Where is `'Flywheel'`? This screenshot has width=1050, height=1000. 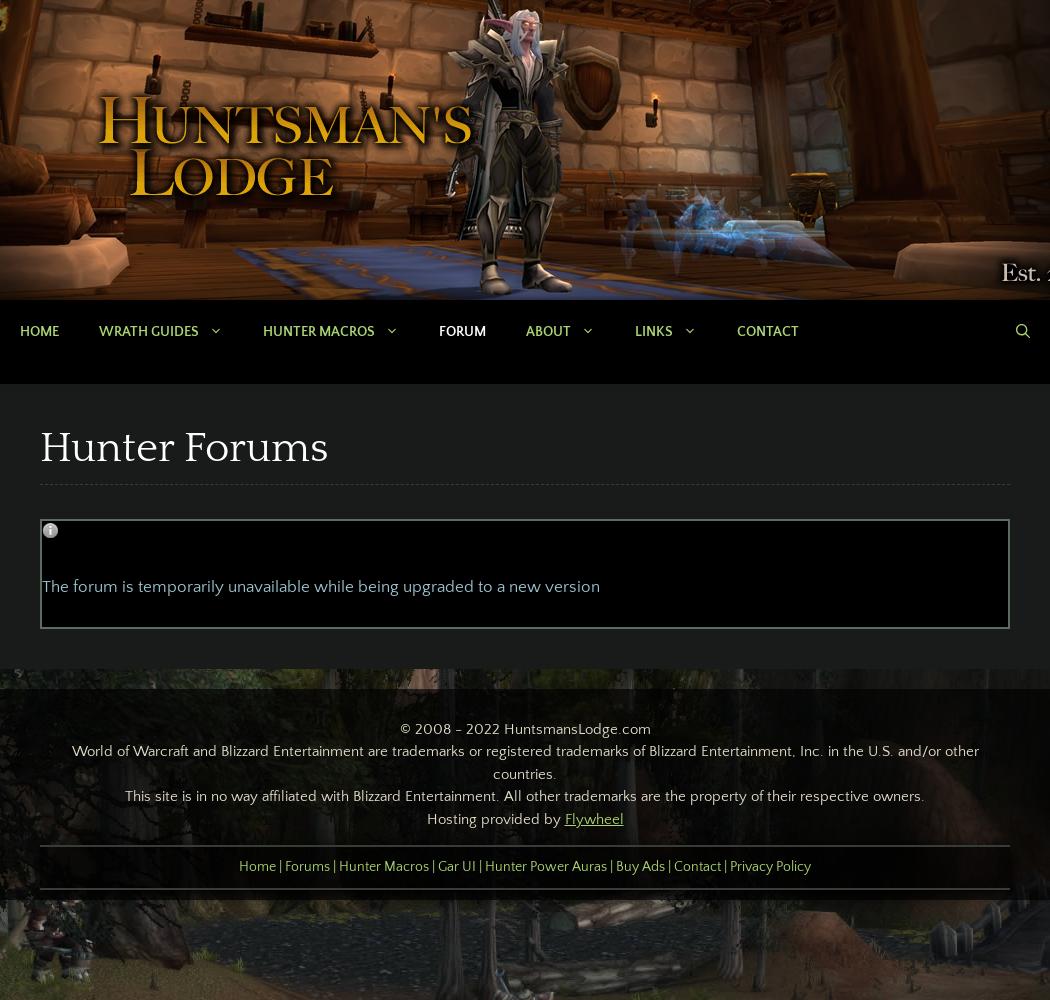 'Flywheel' is located at coordinates (592, 817).